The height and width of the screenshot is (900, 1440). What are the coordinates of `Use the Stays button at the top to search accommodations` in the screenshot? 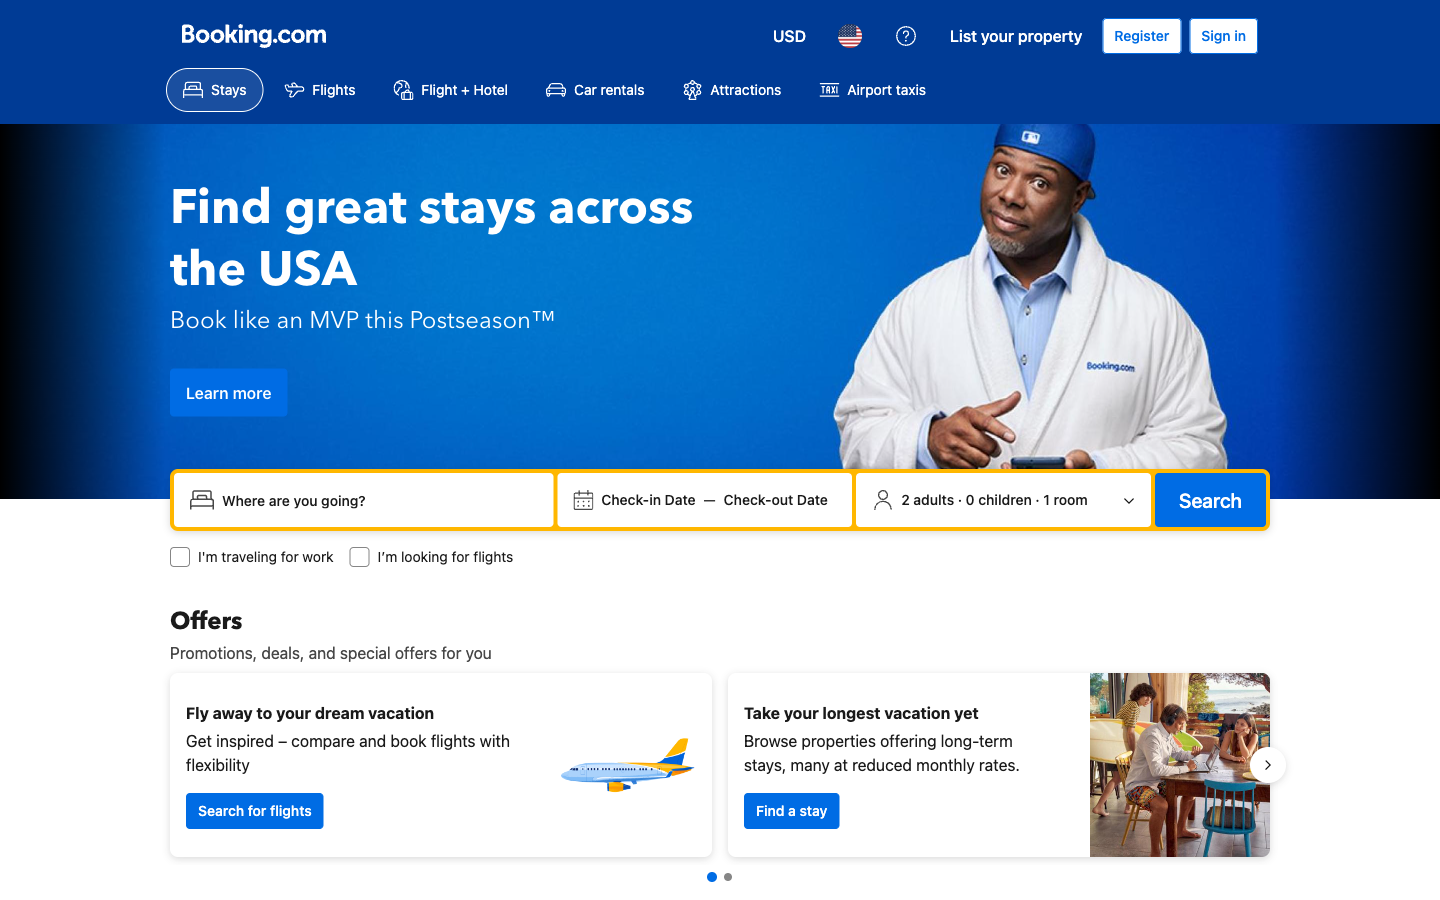 It's located at (214, 89).